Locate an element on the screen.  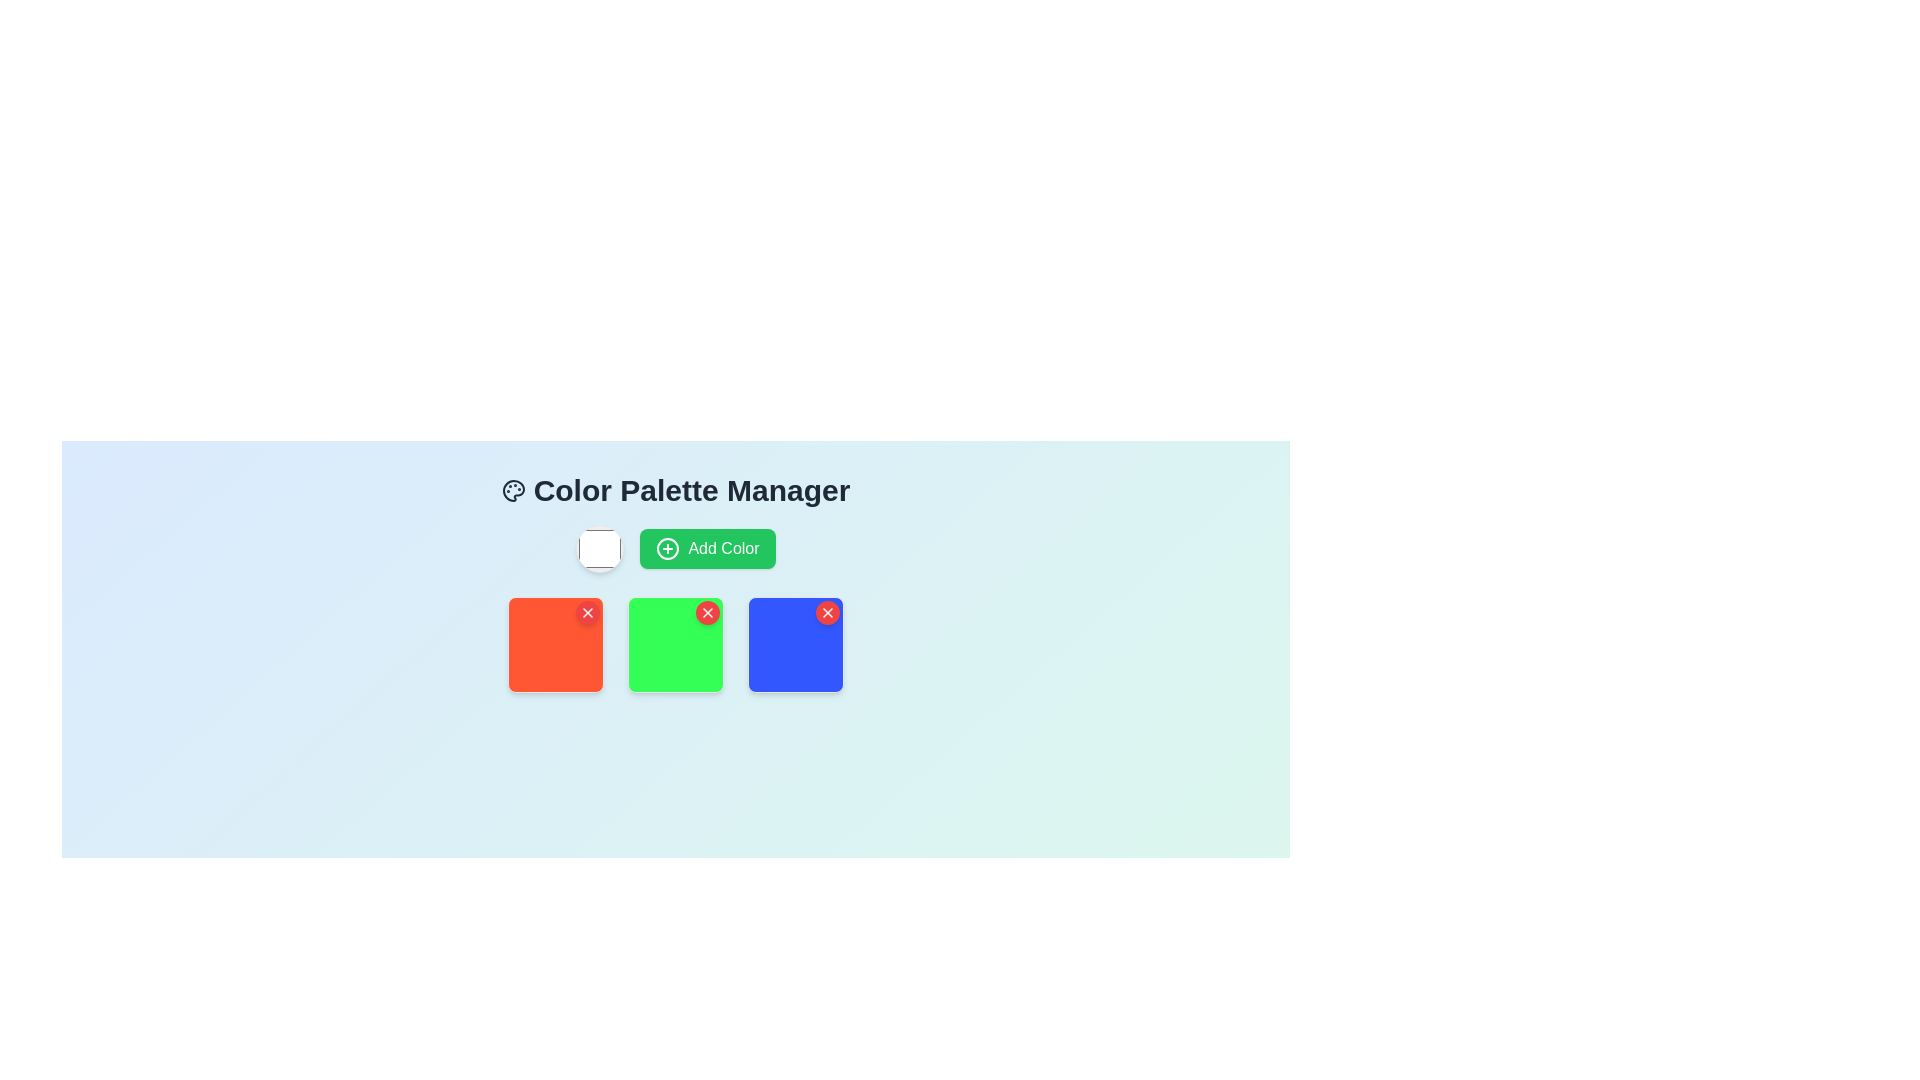
the small red circular button with a white 'X' symbol inside, located at the top-right corner of the central green square card is located at coordinates (708, 612).